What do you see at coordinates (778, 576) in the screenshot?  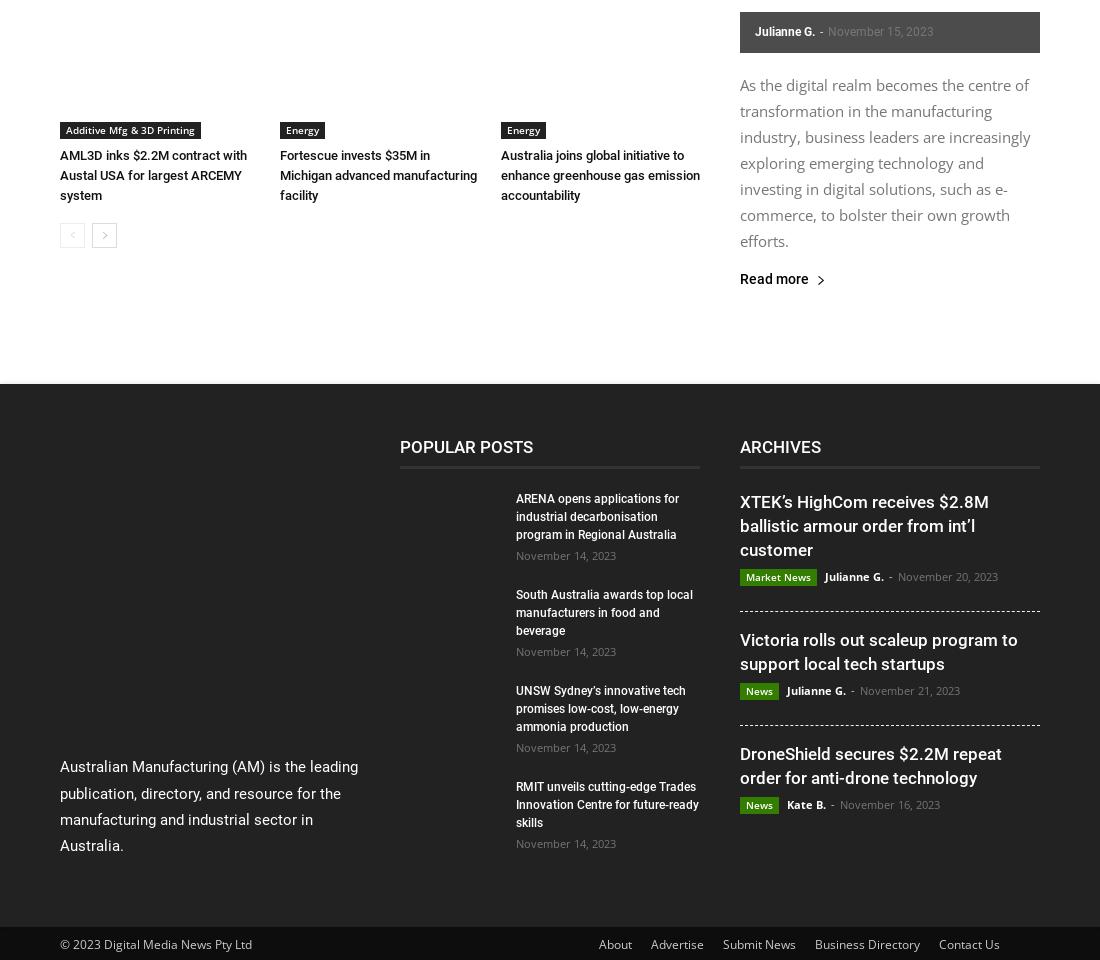 I see `'Market News'` at bounding box center [778, 576].